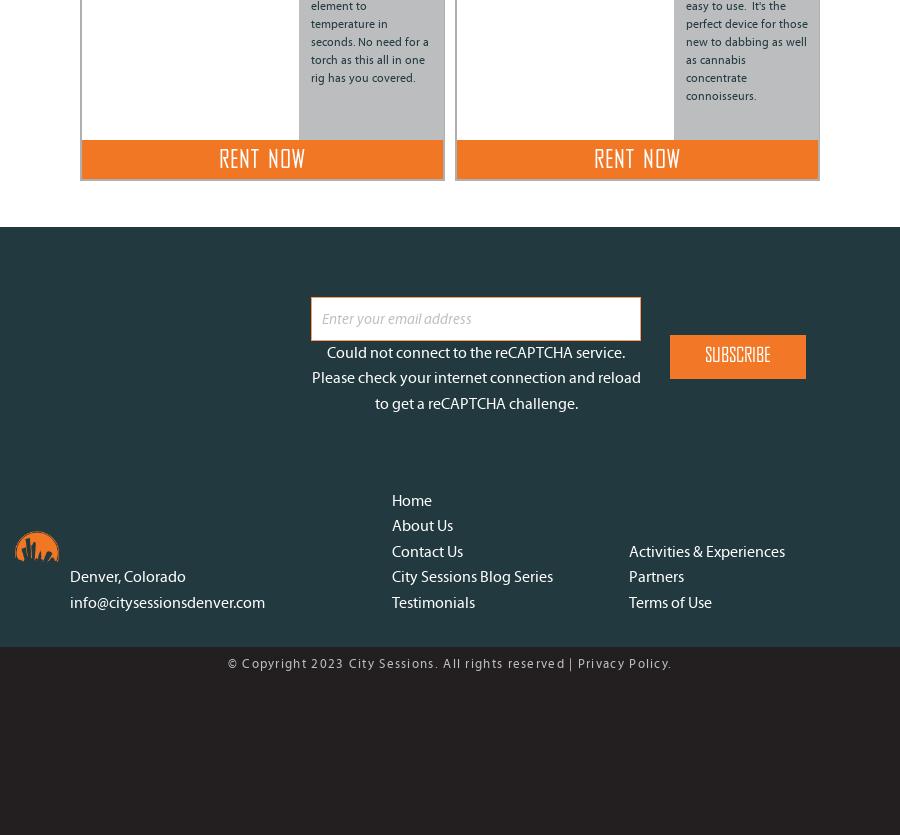 This screenshot has height=835, width=900. What do you see at coordinates (392, 601) in the screenshot?
I see `'Testimonials'` at bounding box center [392, 601].